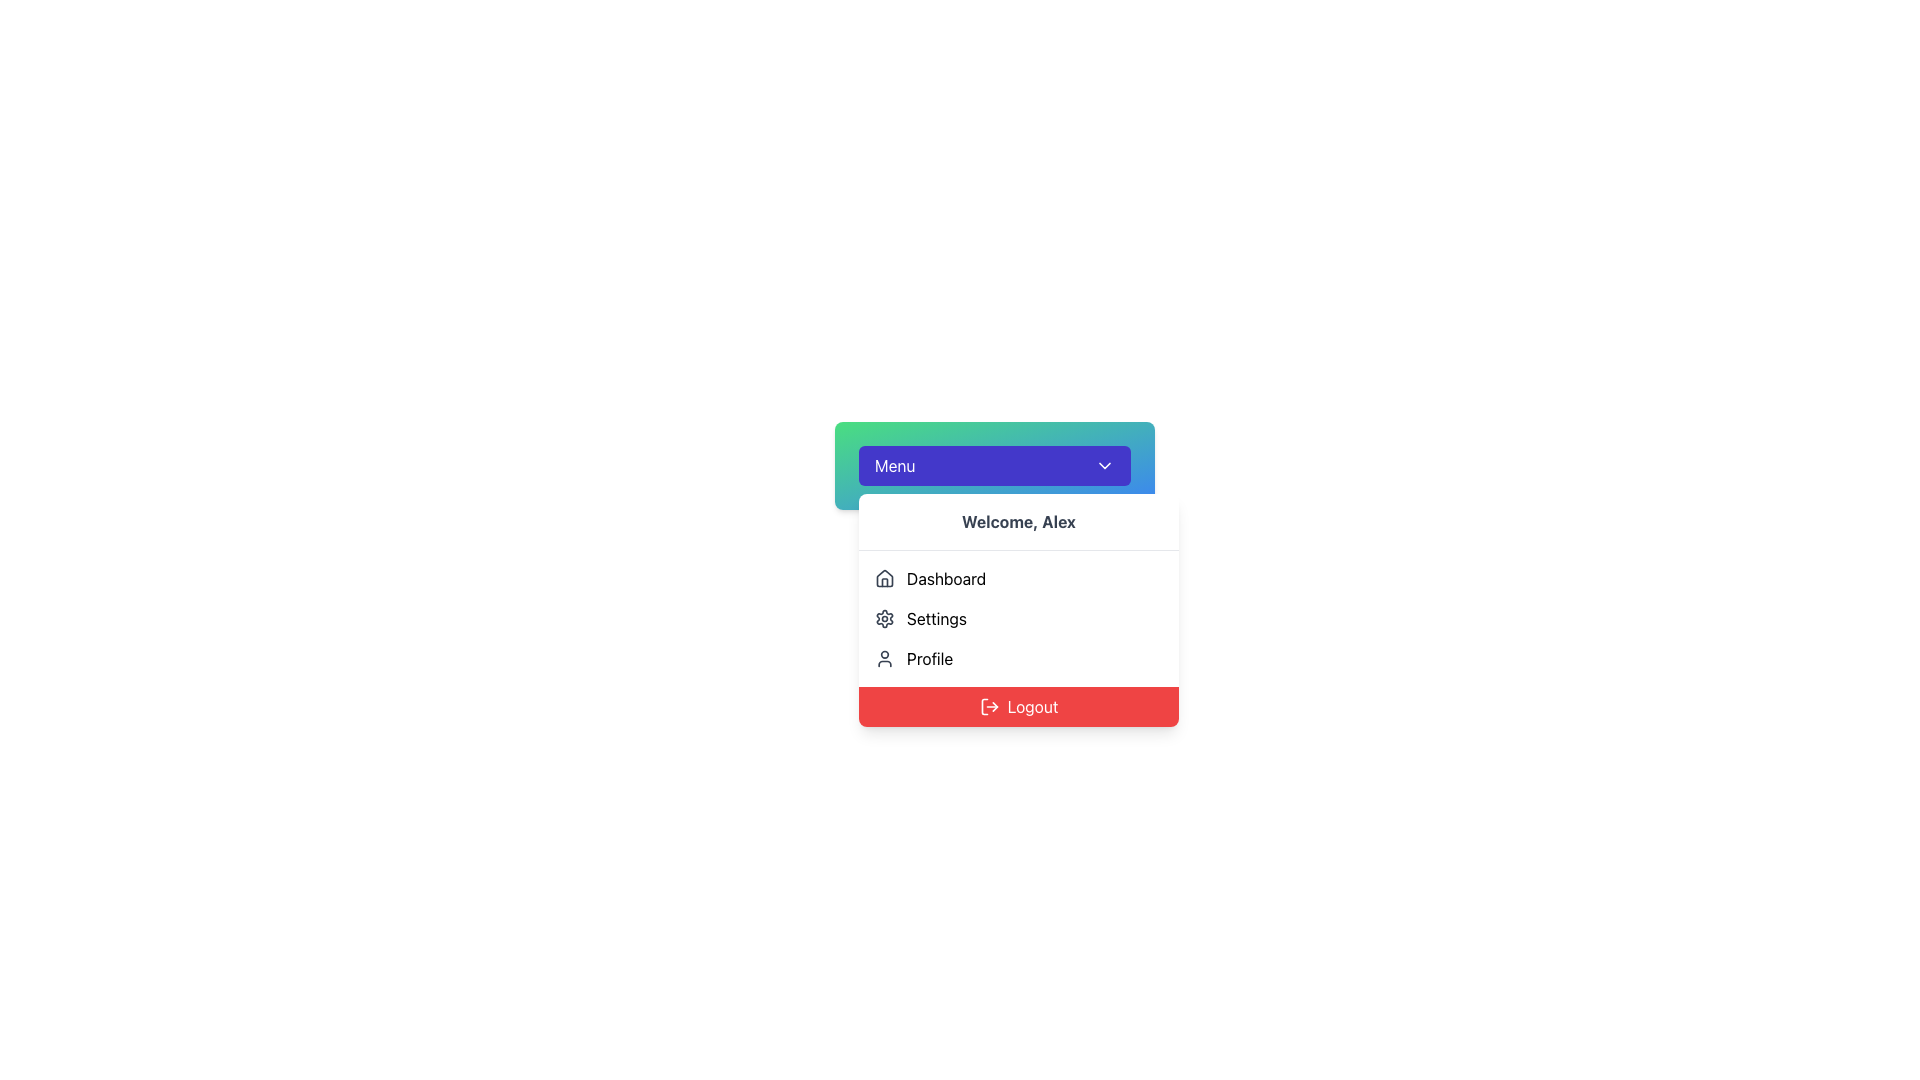 This screenshot has width=1920, height=1080. I want to click on the greeting message static text located at the top center of the dropdown menu beneath the blue 'Menu' button, so click(1018, 520).